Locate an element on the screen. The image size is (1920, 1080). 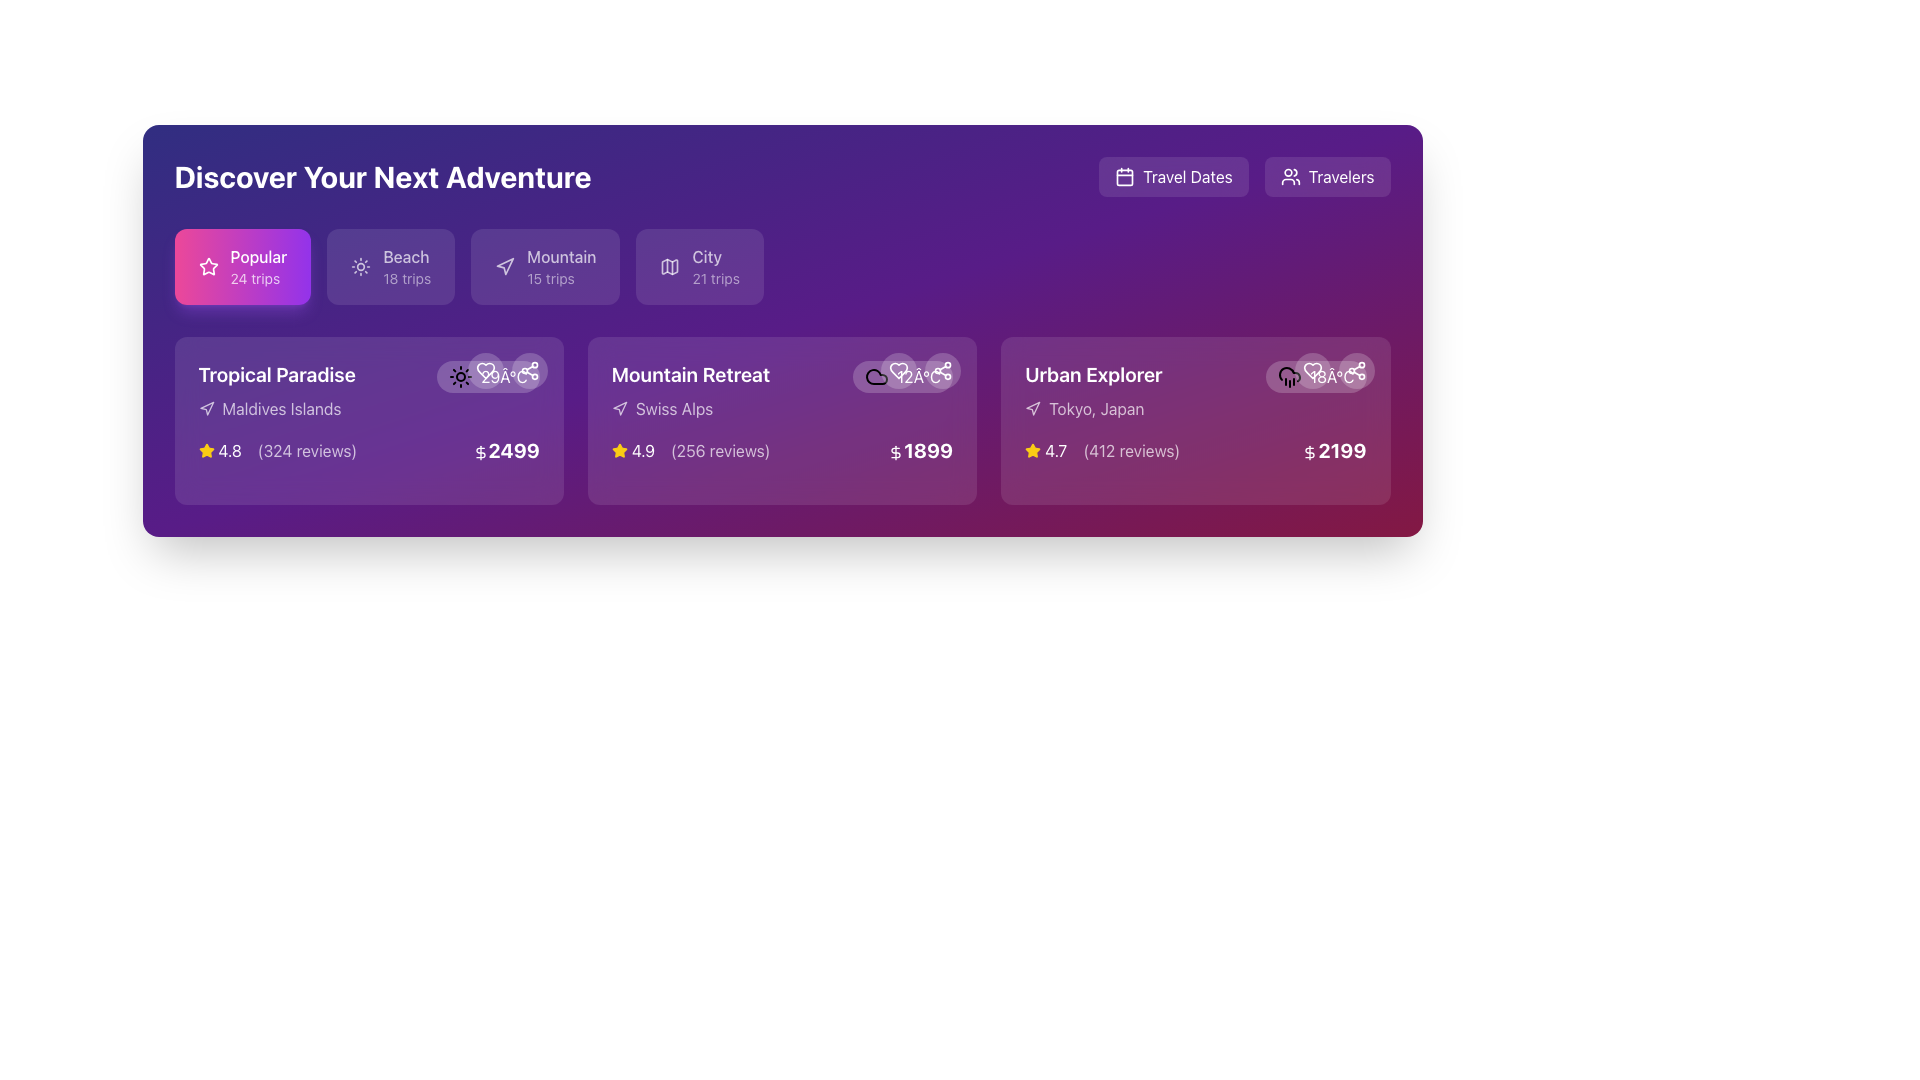
the large, bold, white text displaying 'Discover Your Next Adventure', which is prominently positioned on a purple background near the top-left corner of the interface is located at coordinates (383, 176).